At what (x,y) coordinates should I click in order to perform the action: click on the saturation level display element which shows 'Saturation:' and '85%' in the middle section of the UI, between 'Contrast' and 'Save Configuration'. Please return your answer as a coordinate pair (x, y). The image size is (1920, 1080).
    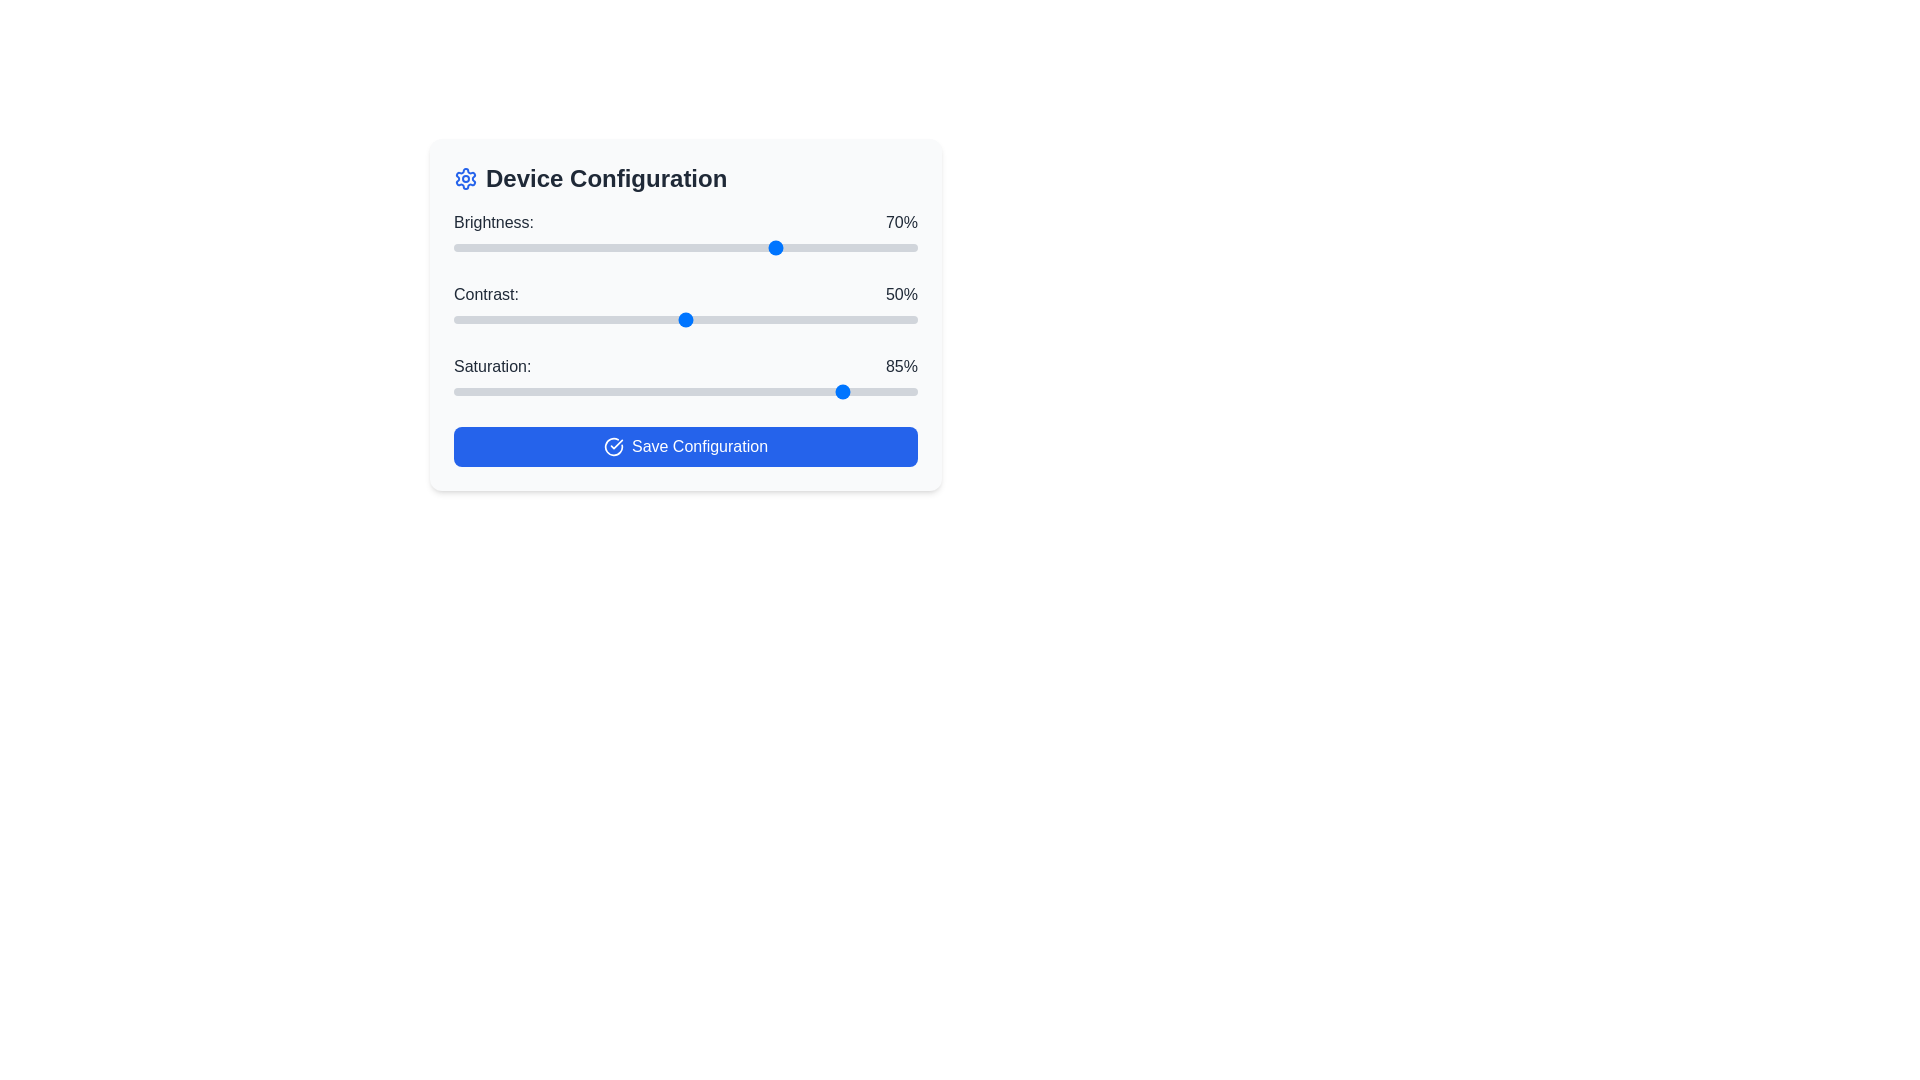
    Looking at the image, I should click on (686, 366).